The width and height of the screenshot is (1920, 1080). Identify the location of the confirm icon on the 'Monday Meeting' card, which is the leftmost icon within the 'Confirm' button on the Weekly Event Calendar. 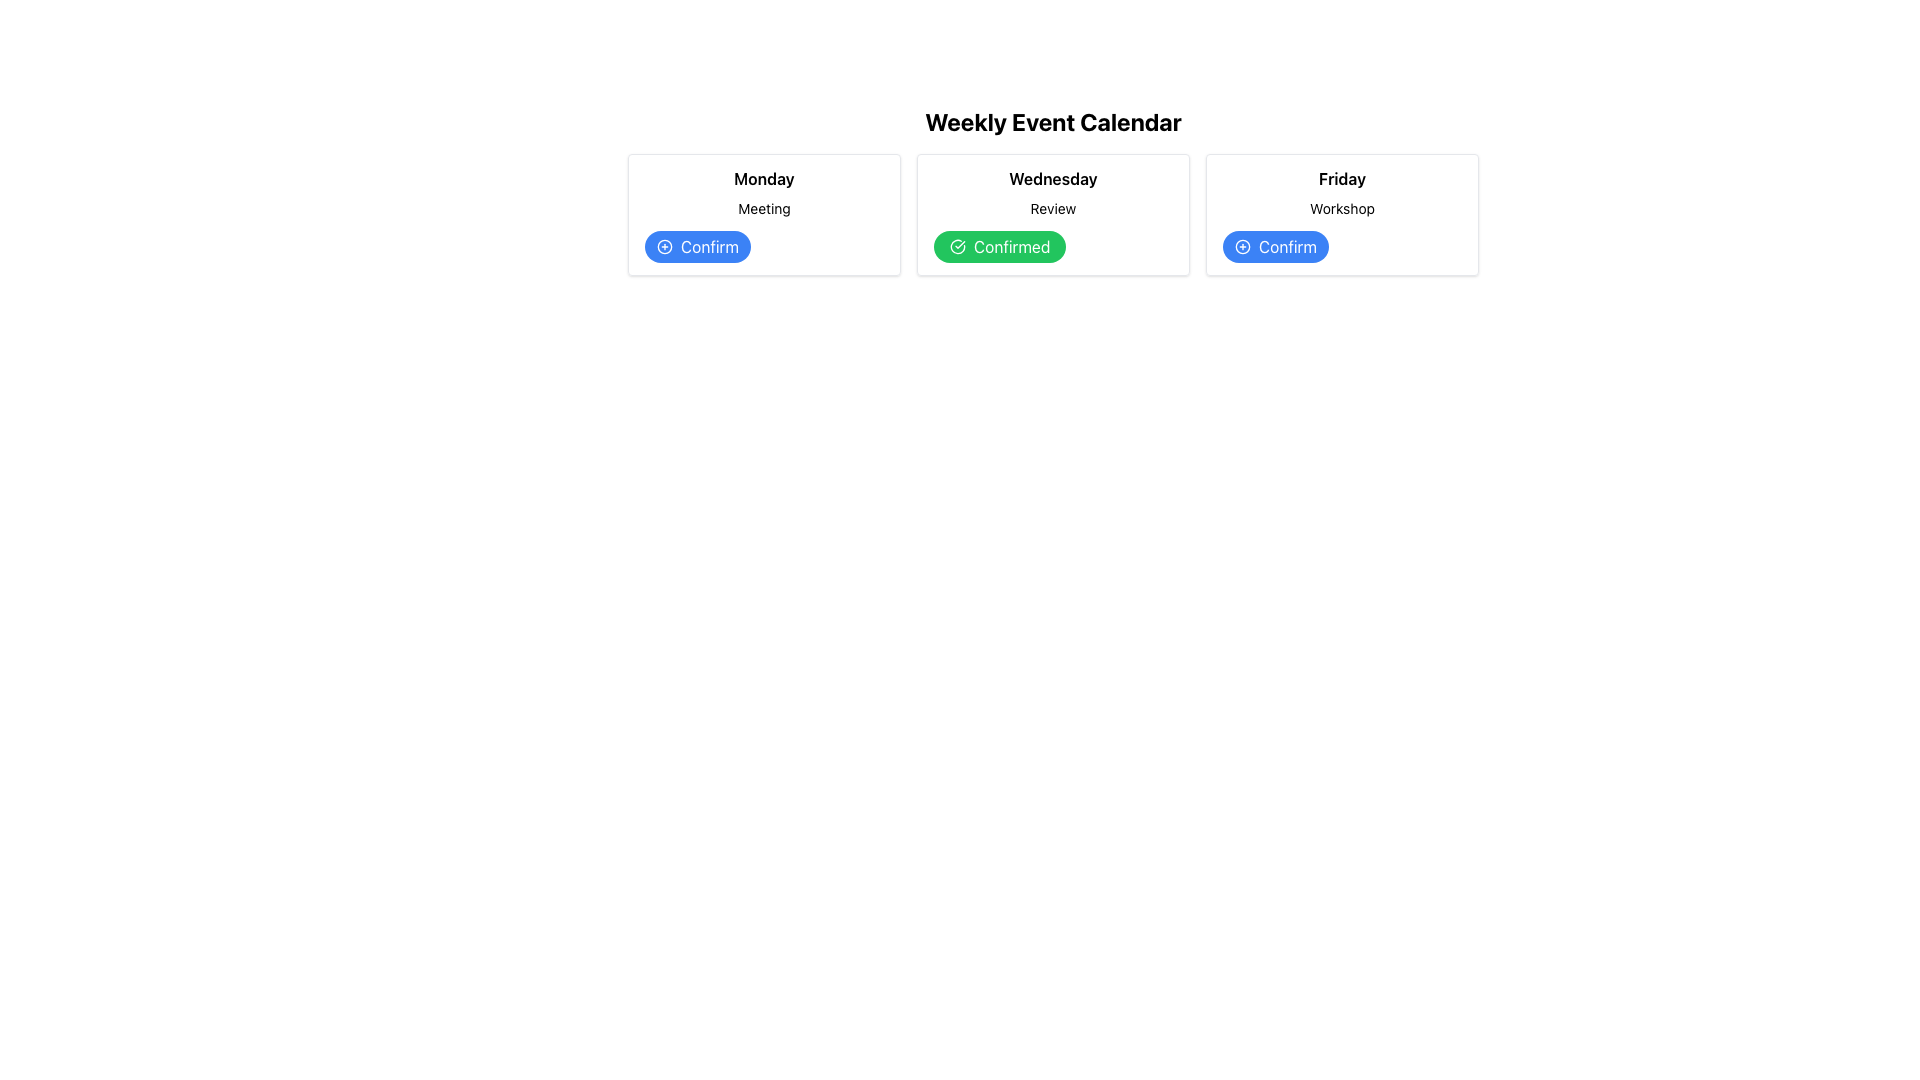
(665, 245).